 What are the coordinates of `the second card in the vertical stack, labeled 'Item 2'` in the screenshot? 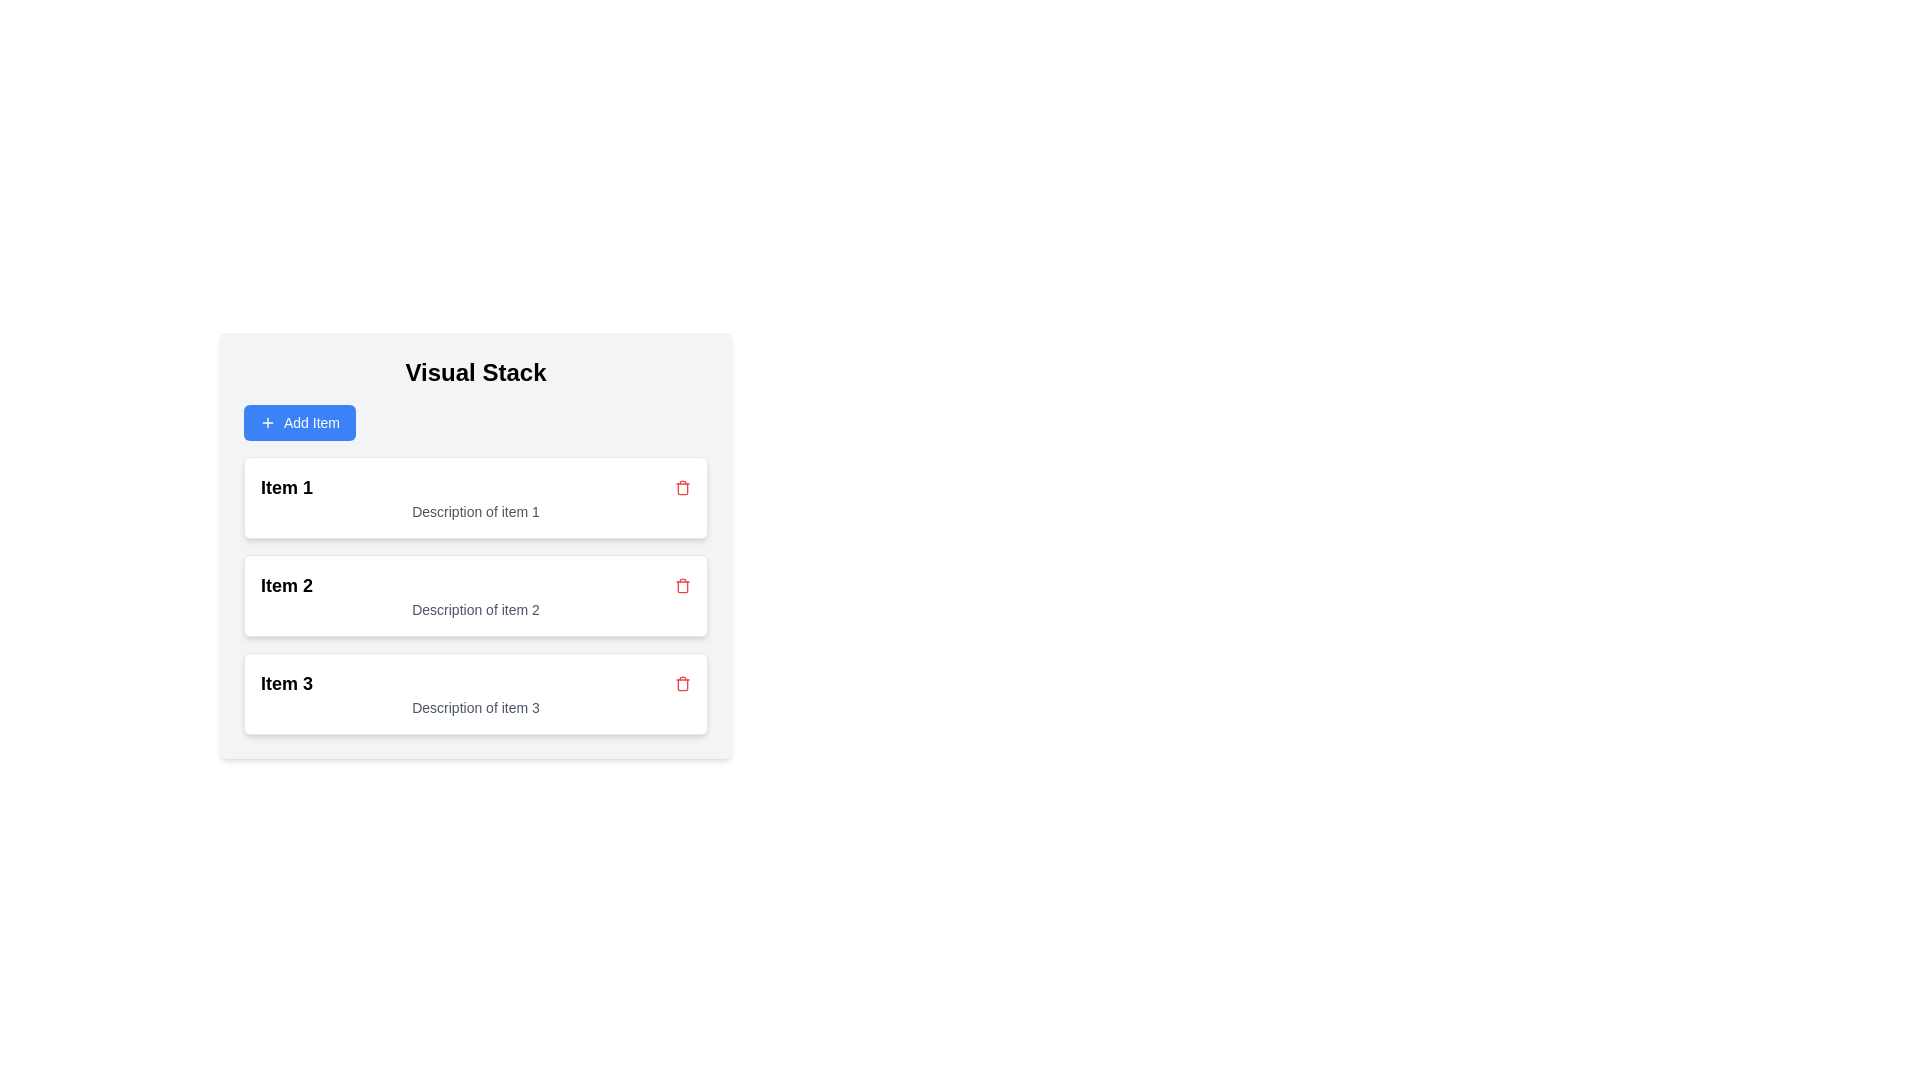 It's located at (474, 595).